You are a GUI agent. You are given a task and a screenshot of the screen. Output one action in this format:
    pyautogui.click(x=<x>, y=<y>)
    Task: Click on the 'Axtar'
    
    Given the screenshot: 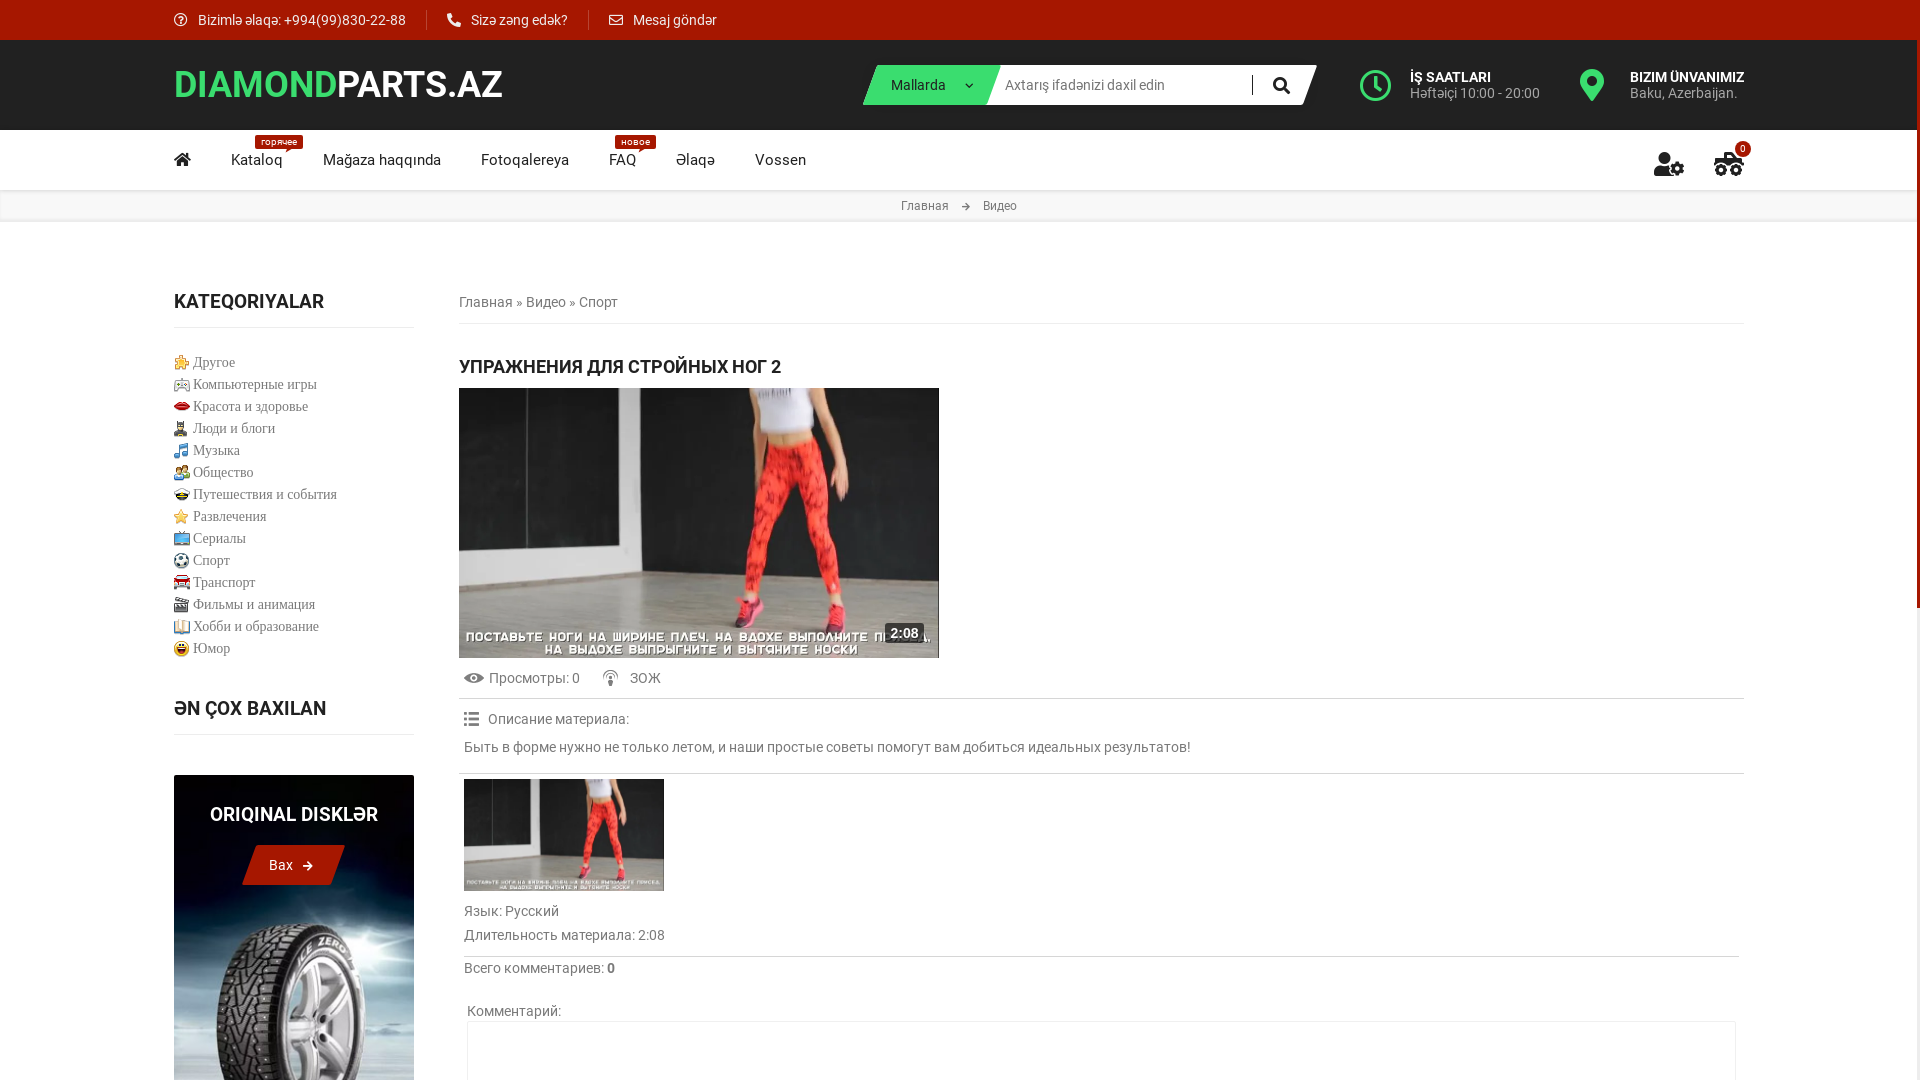 What is the action you would take?
    pyautogui.click(x=1281, y=83)
    